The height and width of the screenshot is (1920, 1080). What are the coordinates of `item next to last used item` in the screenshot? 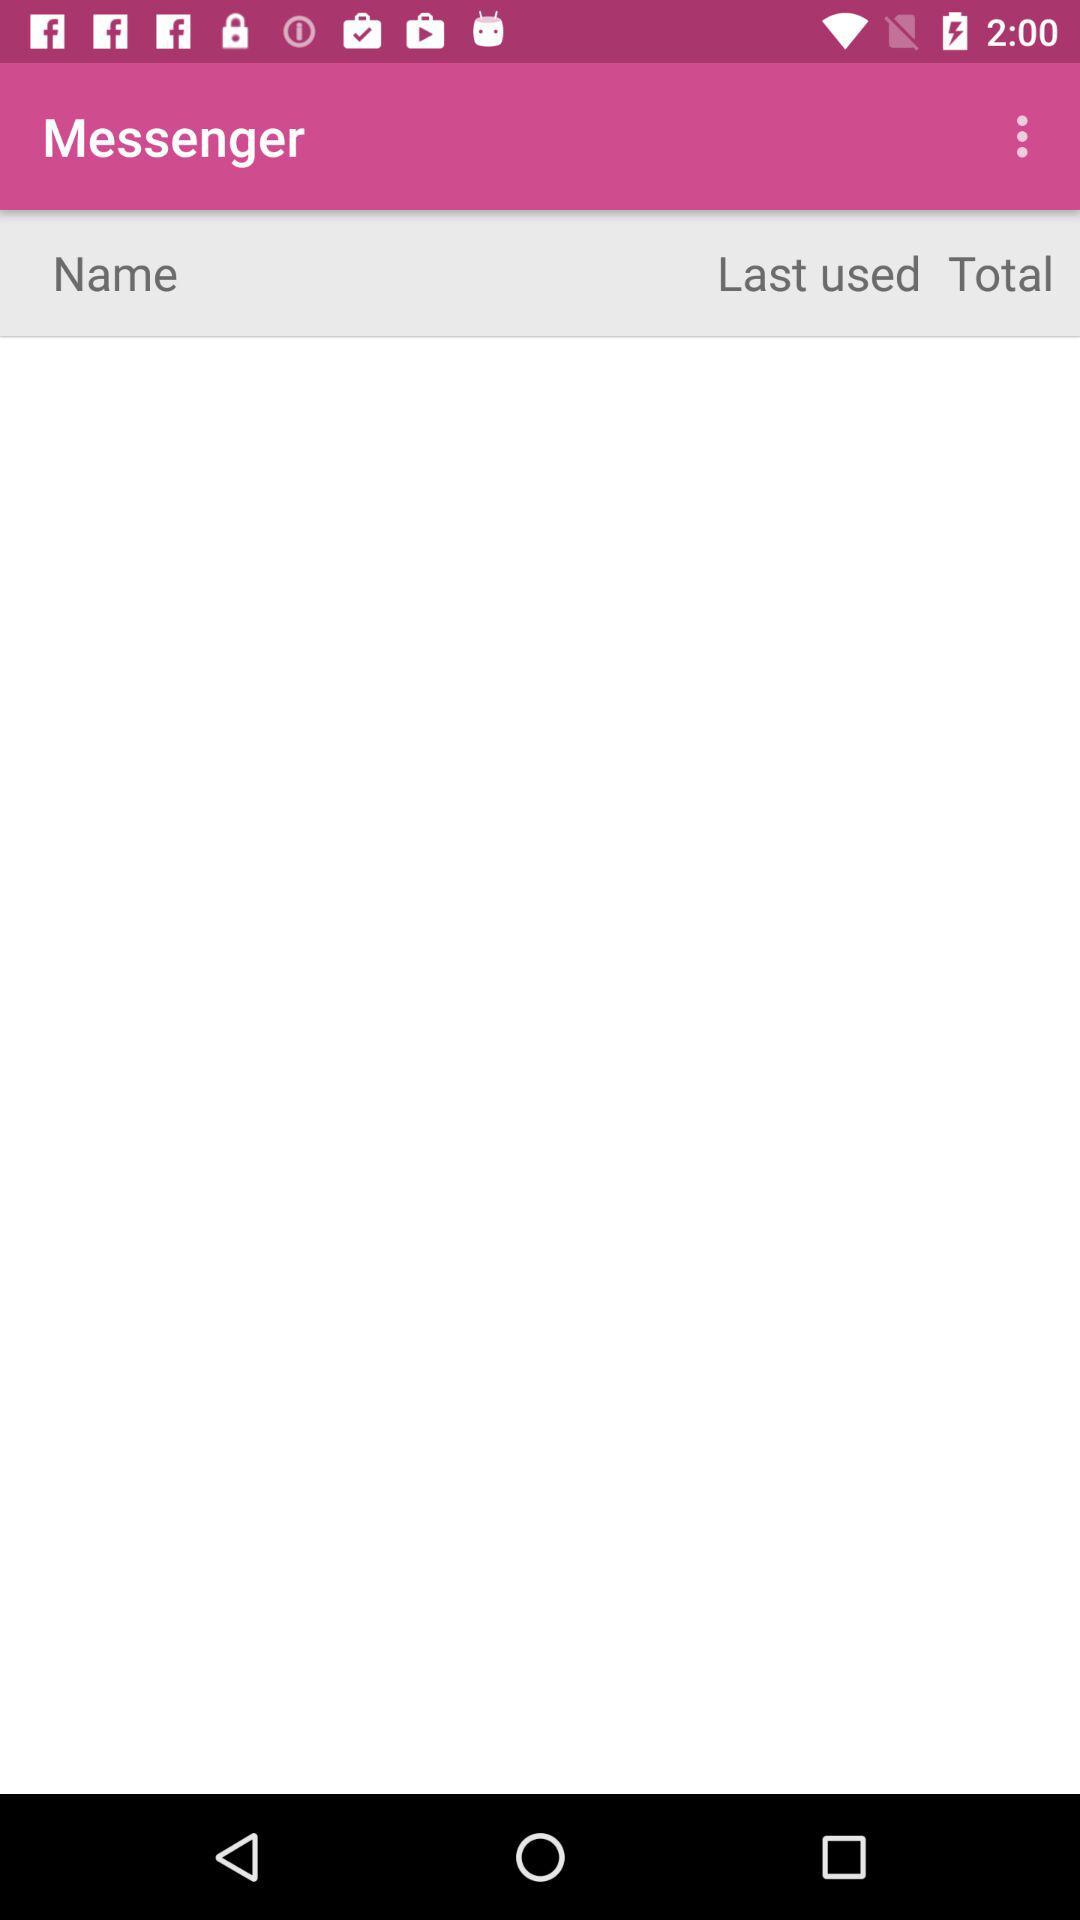 It's located at (1027, 135).